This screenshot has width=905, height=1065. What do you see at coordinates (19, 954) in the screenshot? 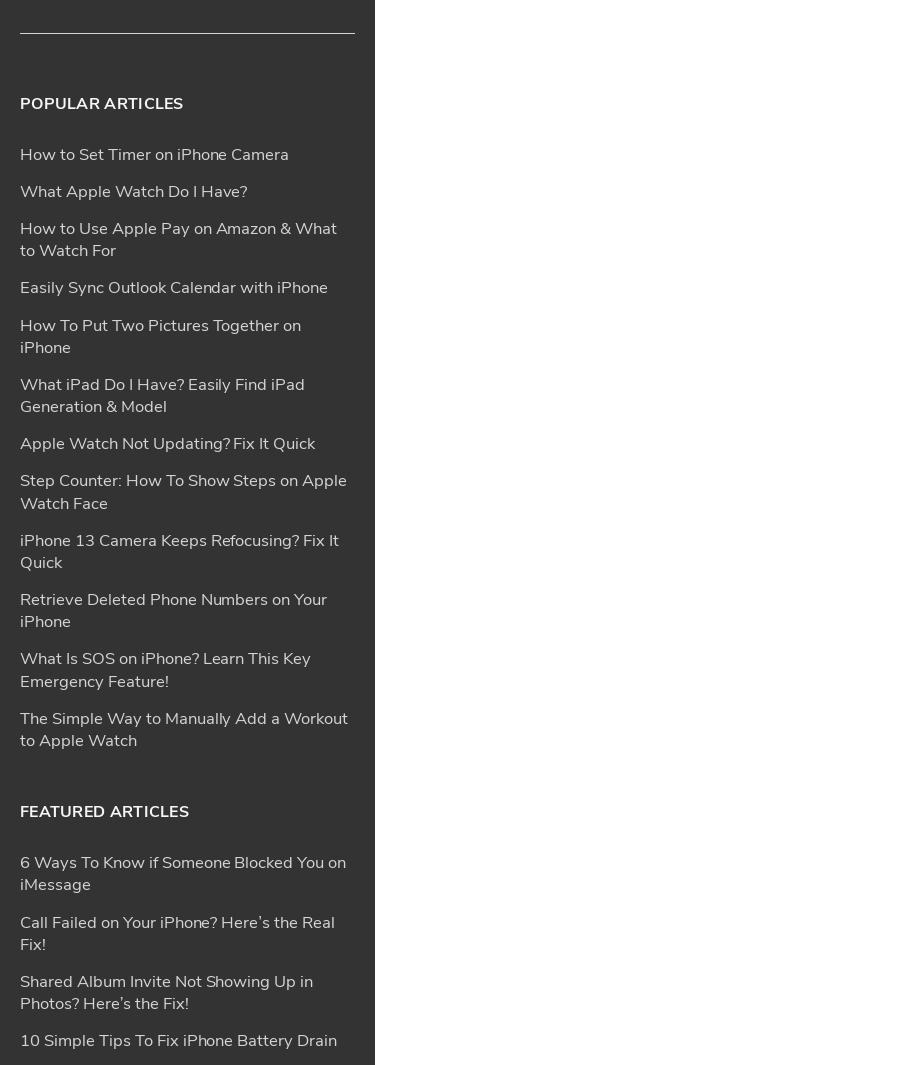
I see `'Latest Articles'` at bounding box center [19, 954].